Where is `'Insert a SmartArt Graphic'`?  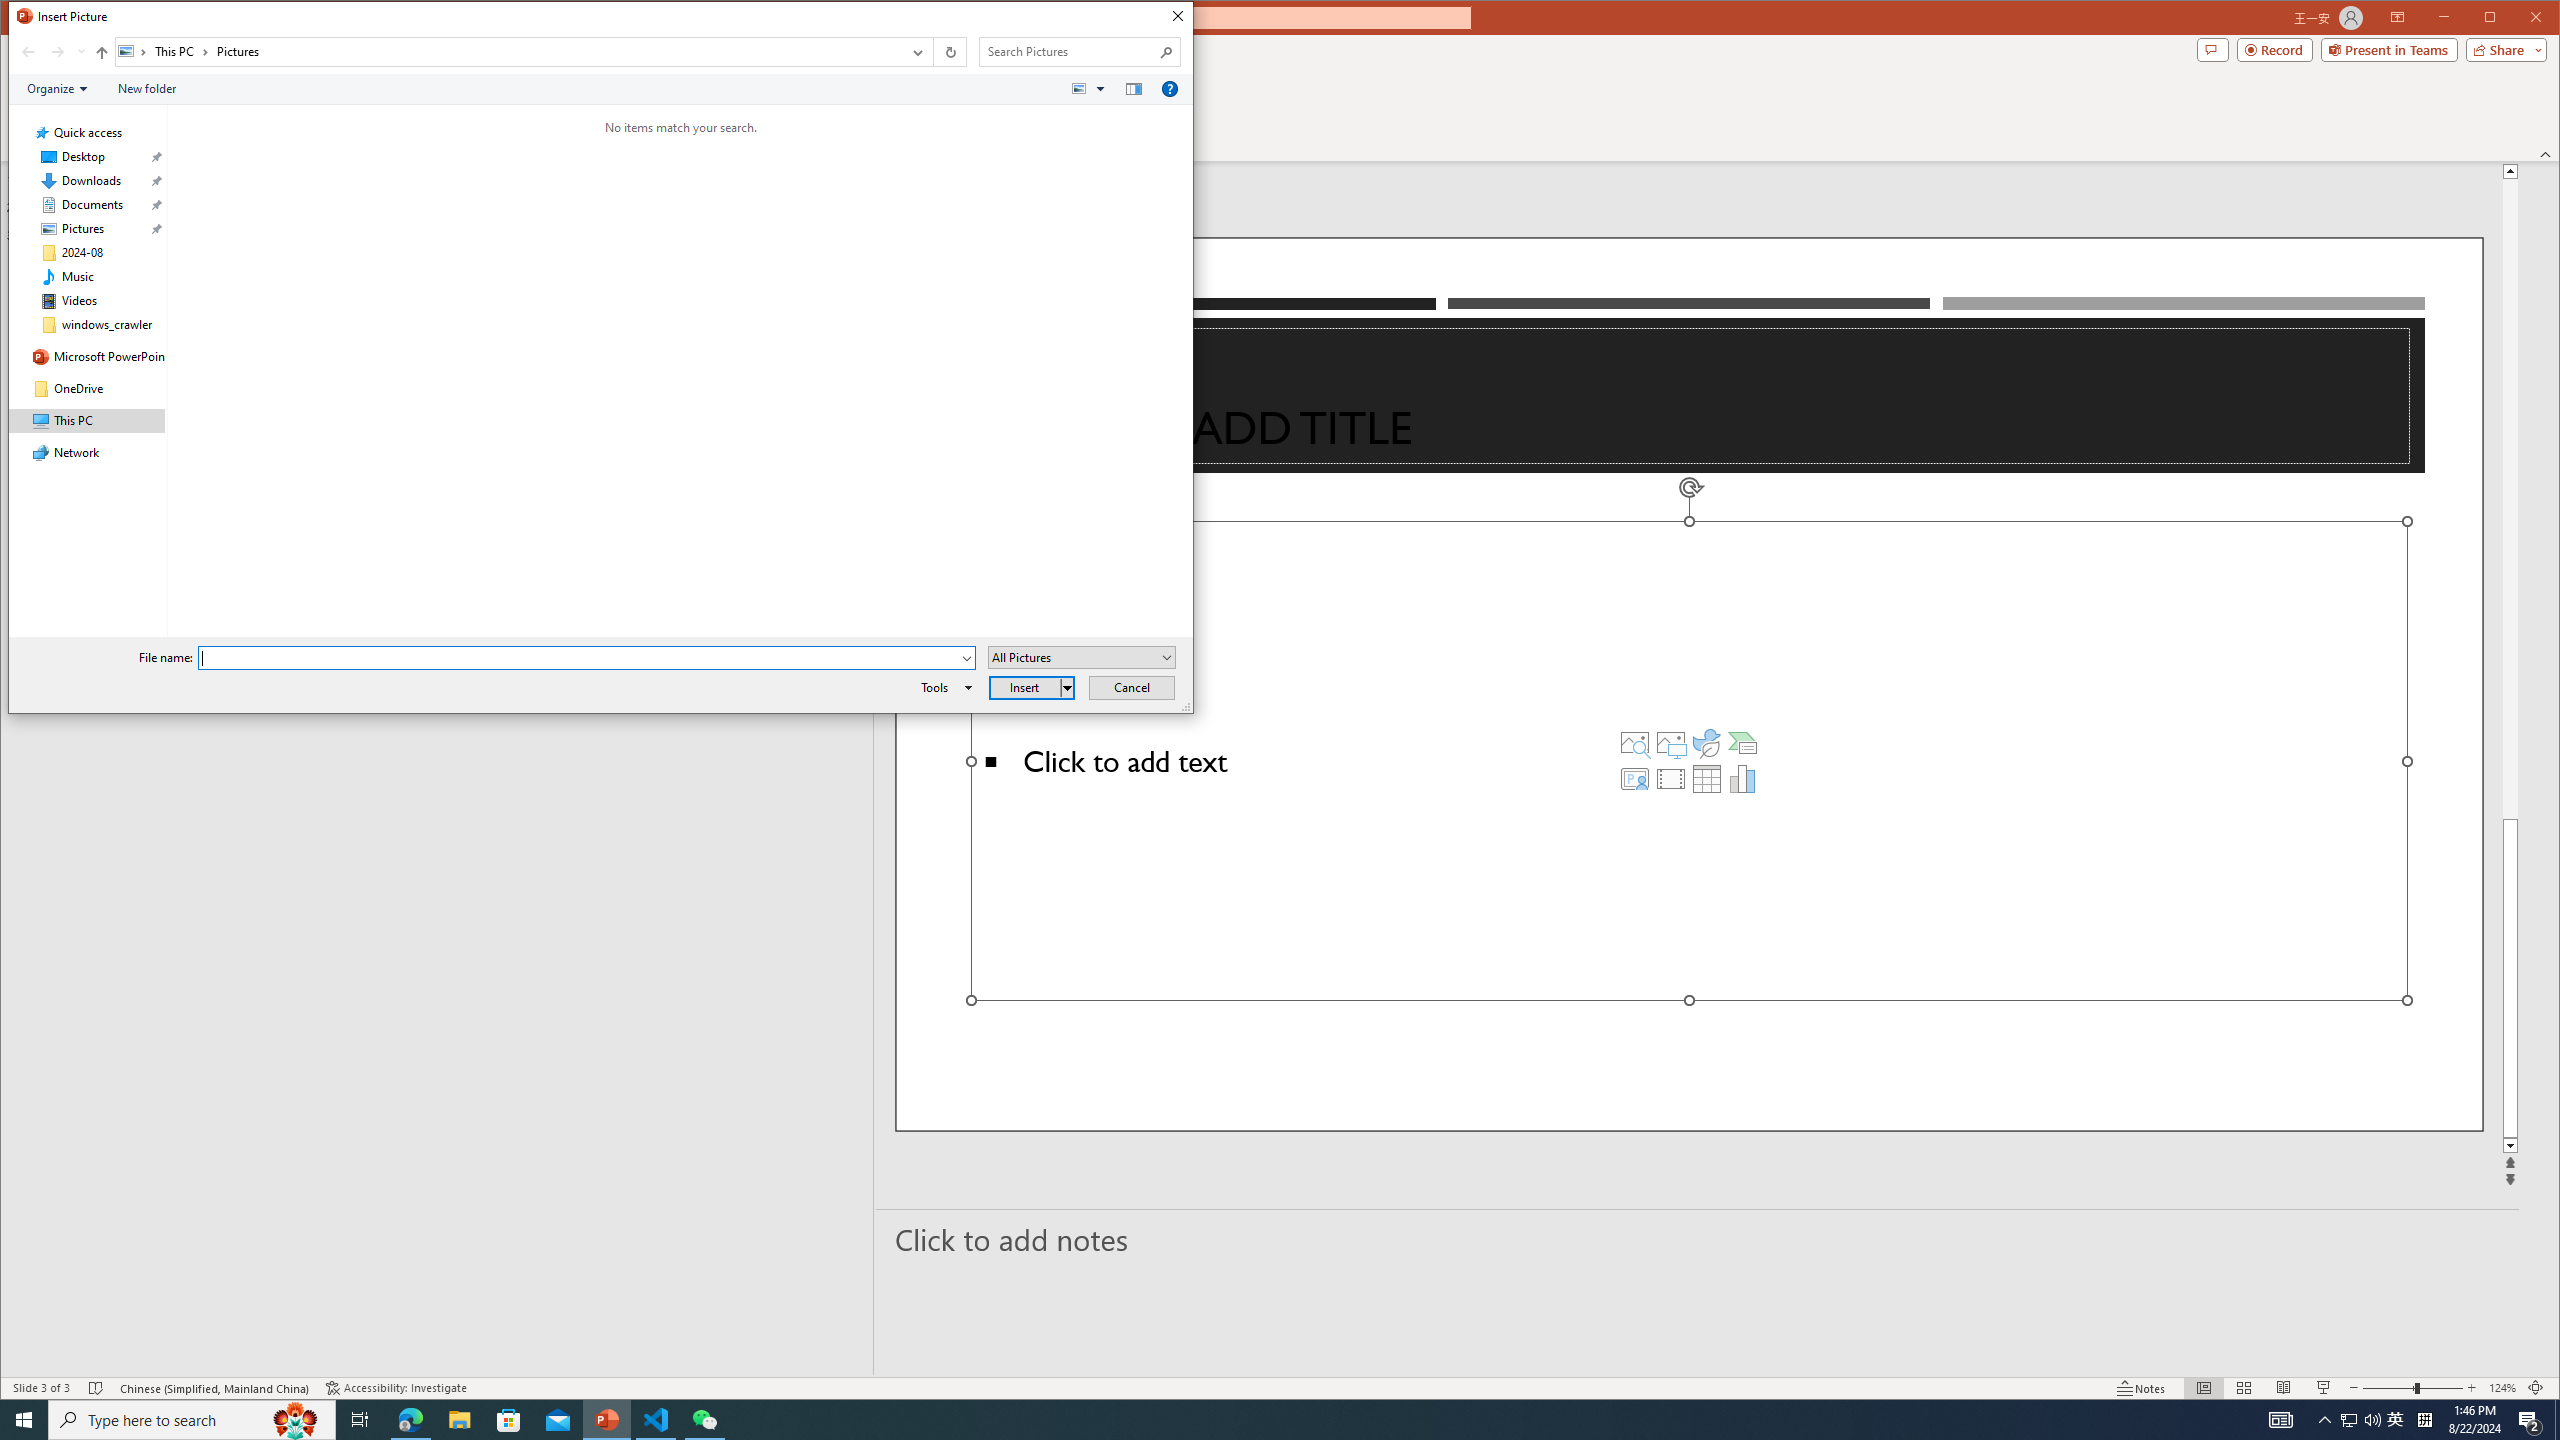
'Insert a SmartArt Graphic' is located at coordinates (1742, 742).